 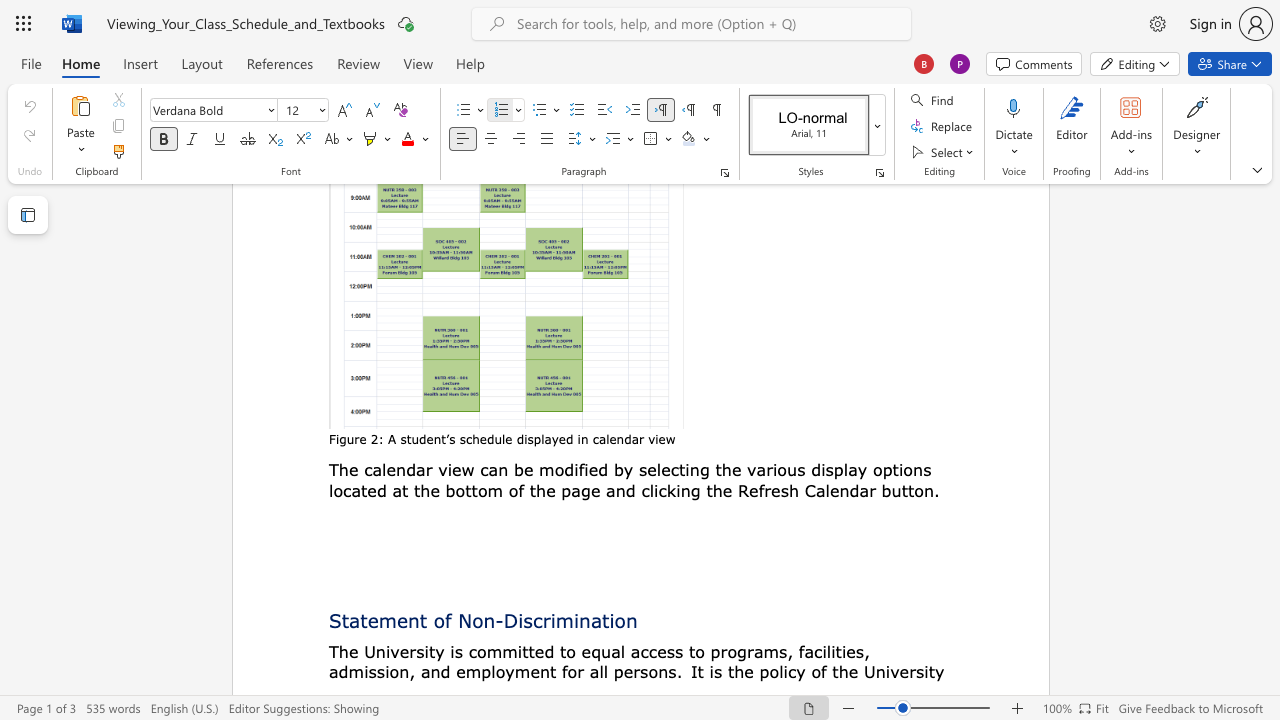 I want to click on the 1th character "v" in the text, so click(x=651, y=438).